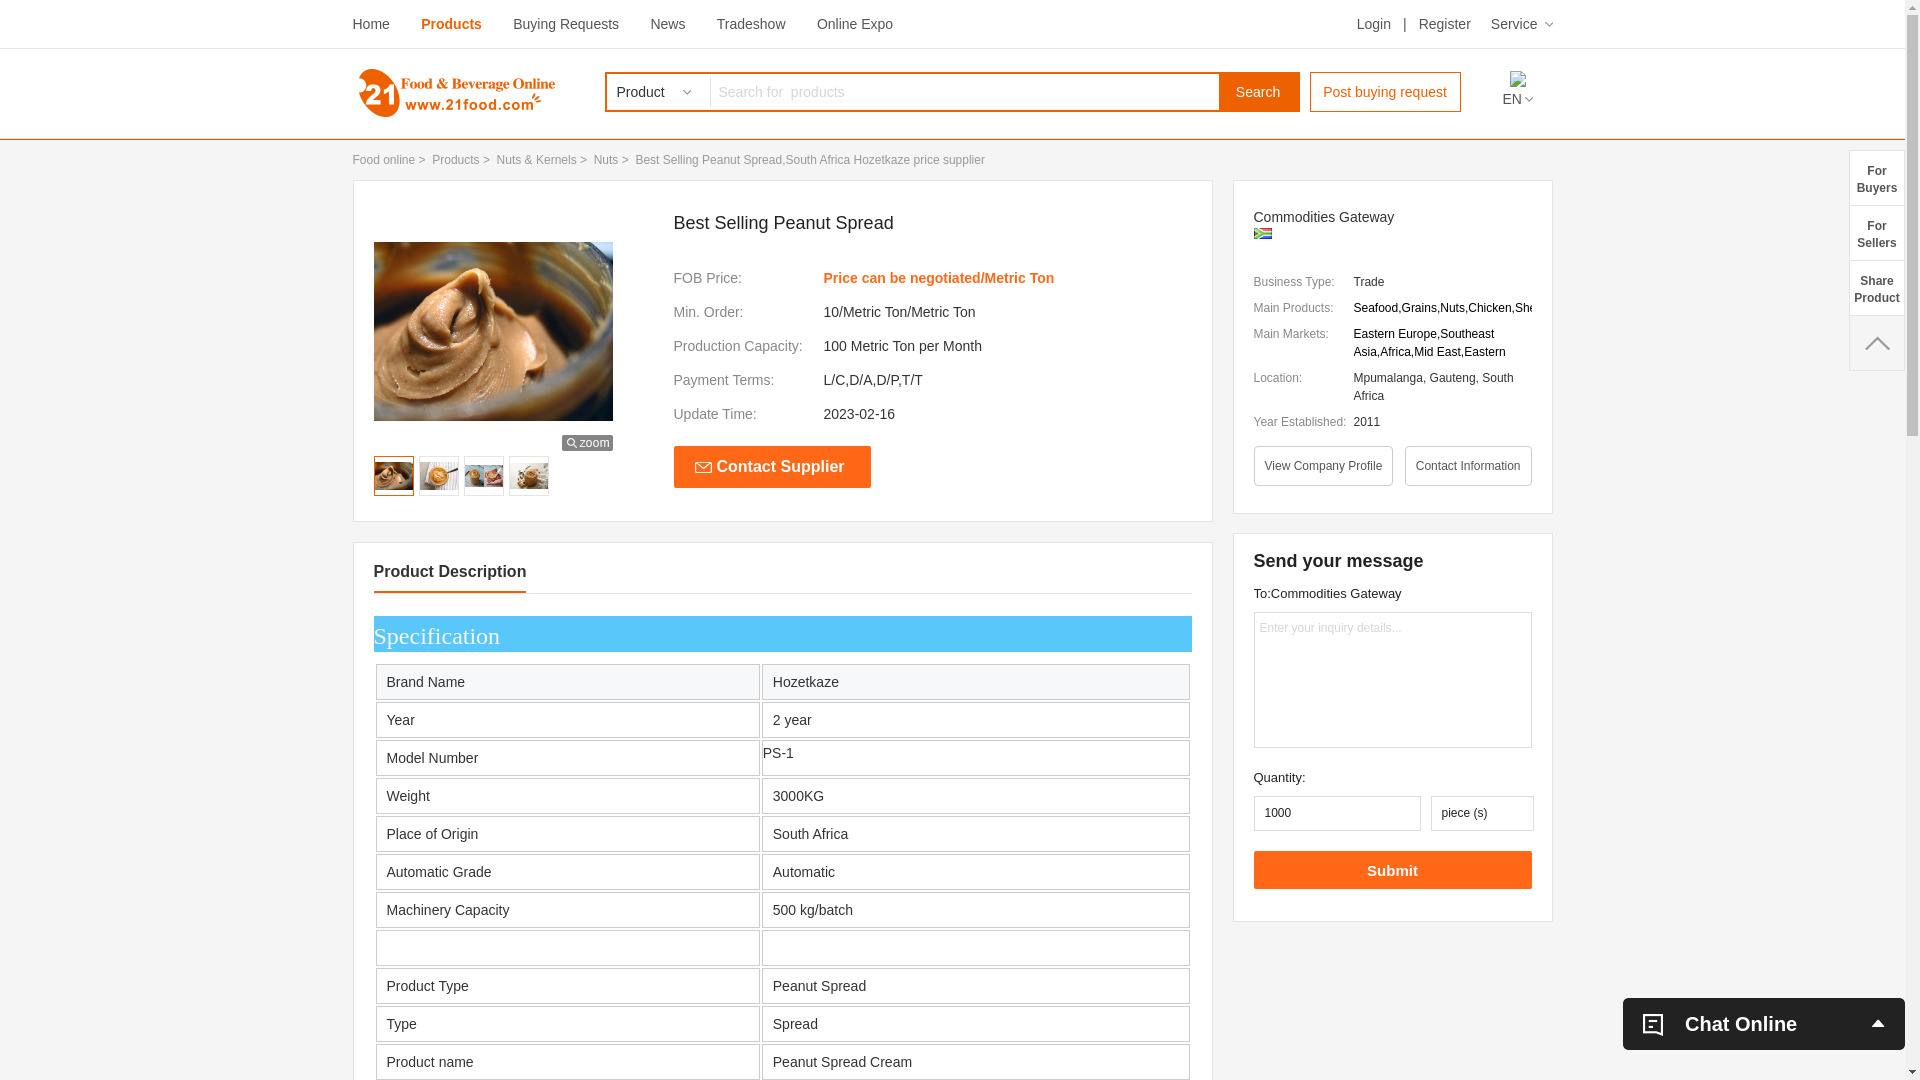  Describe the element at coordinates (1324, 466) in the screenshot. I see `'View Company Profile'` at that location.